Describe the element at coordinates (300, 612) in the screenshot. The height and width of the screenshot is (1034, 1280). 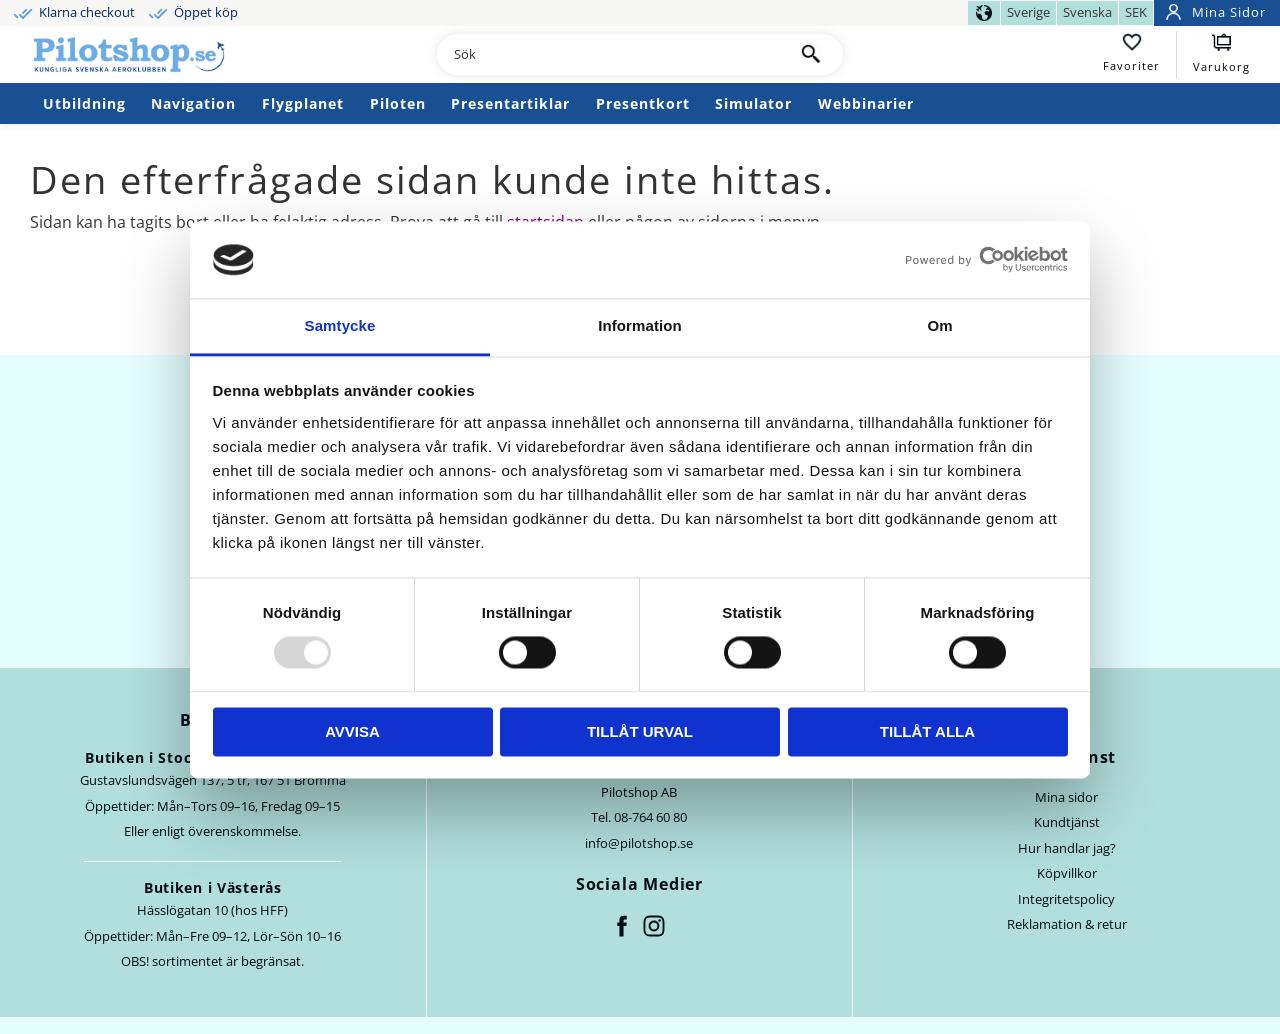
I see `'Nödvändig'` at that location.